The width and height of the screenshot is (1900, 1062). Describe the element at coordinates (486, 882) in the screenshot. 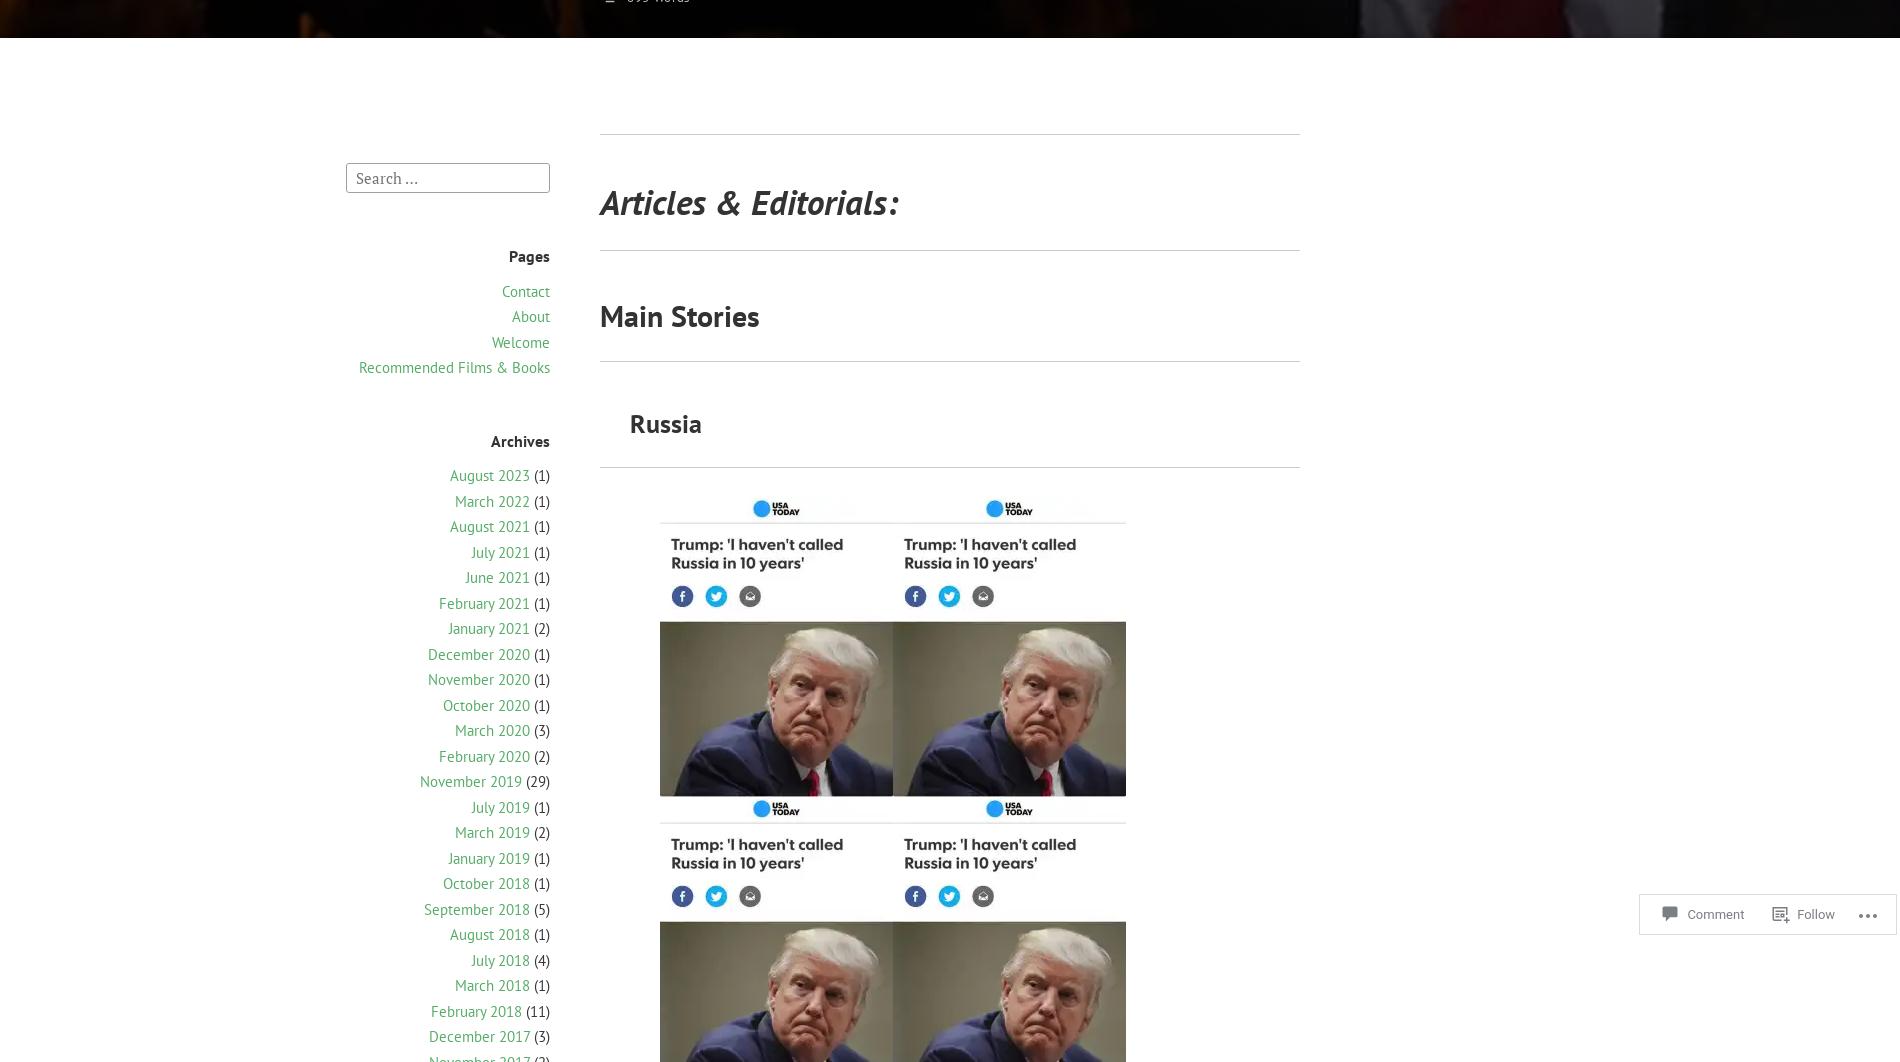

I see `'October 2018'` at that location.